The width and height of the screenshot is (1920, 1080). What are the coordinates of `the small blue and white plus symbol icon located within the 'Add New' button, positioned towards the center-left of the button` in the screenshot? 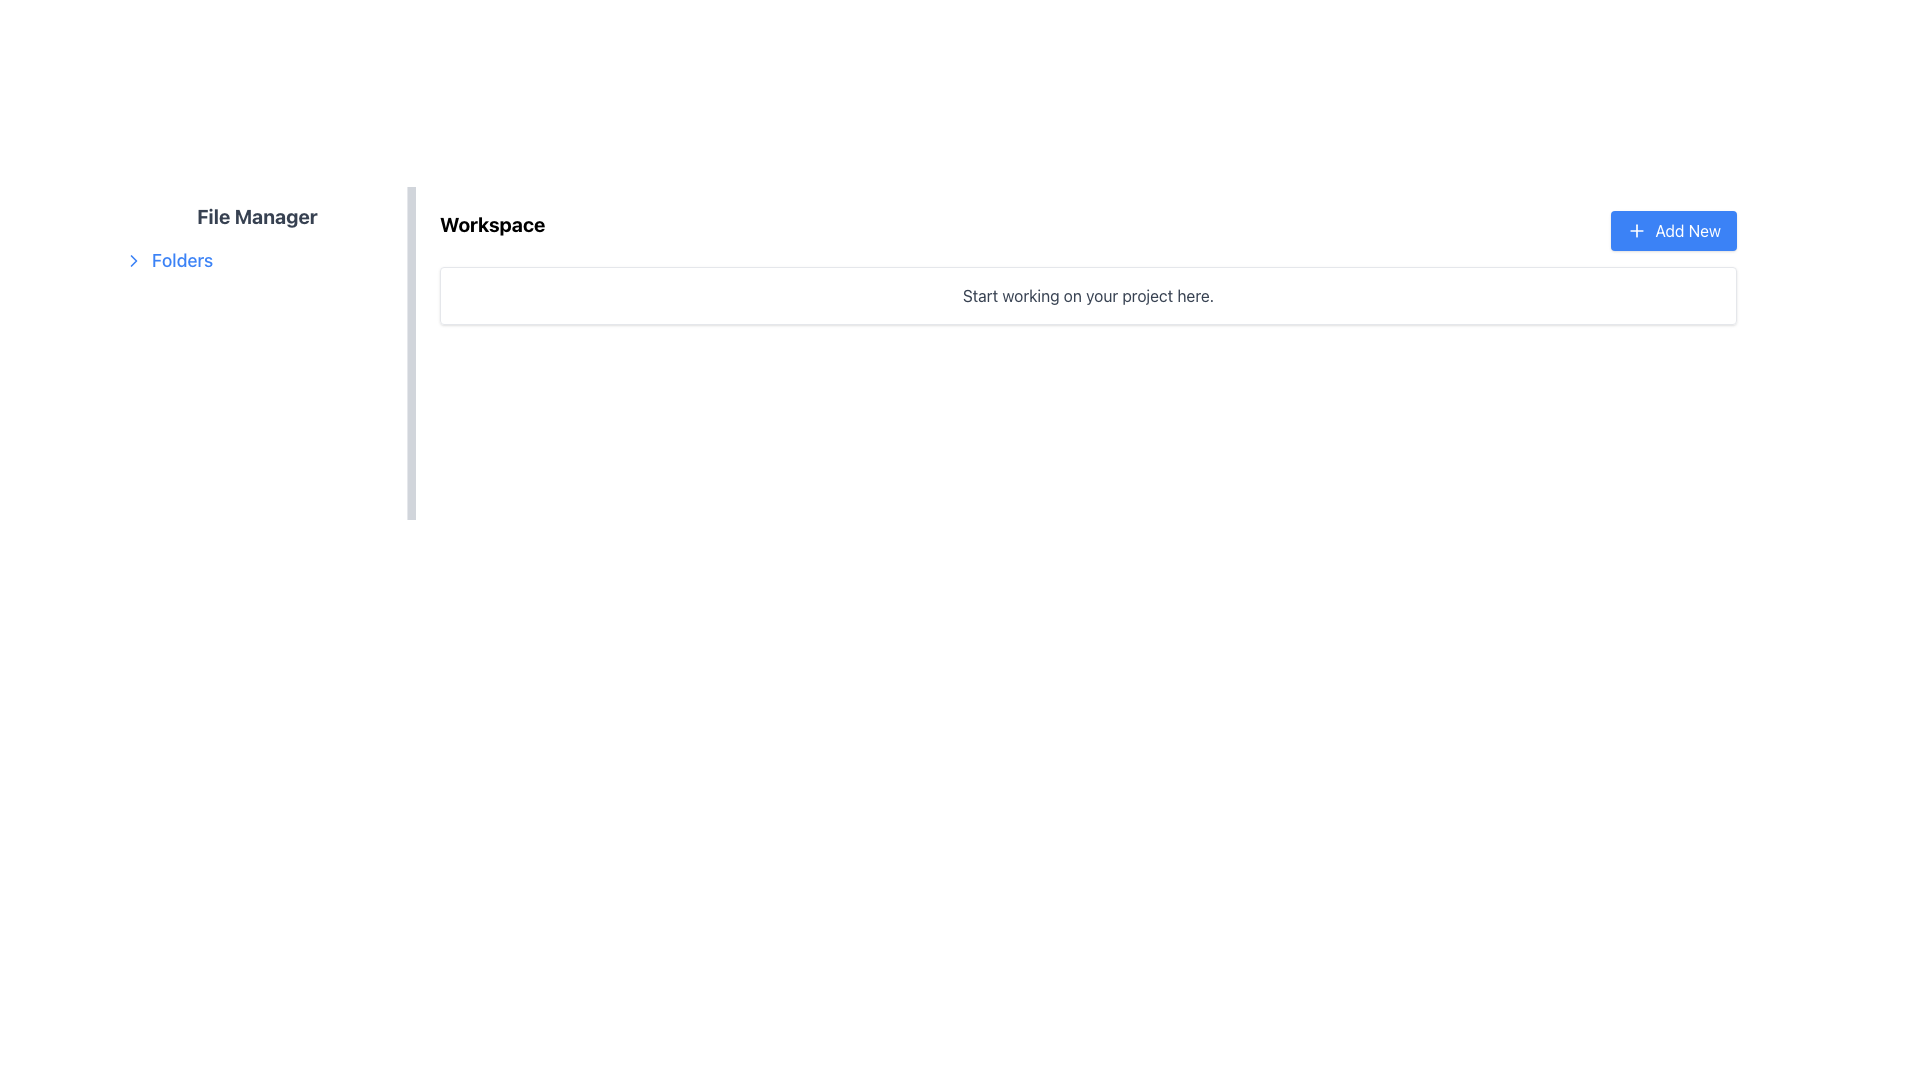 It's located at (1637, 230).